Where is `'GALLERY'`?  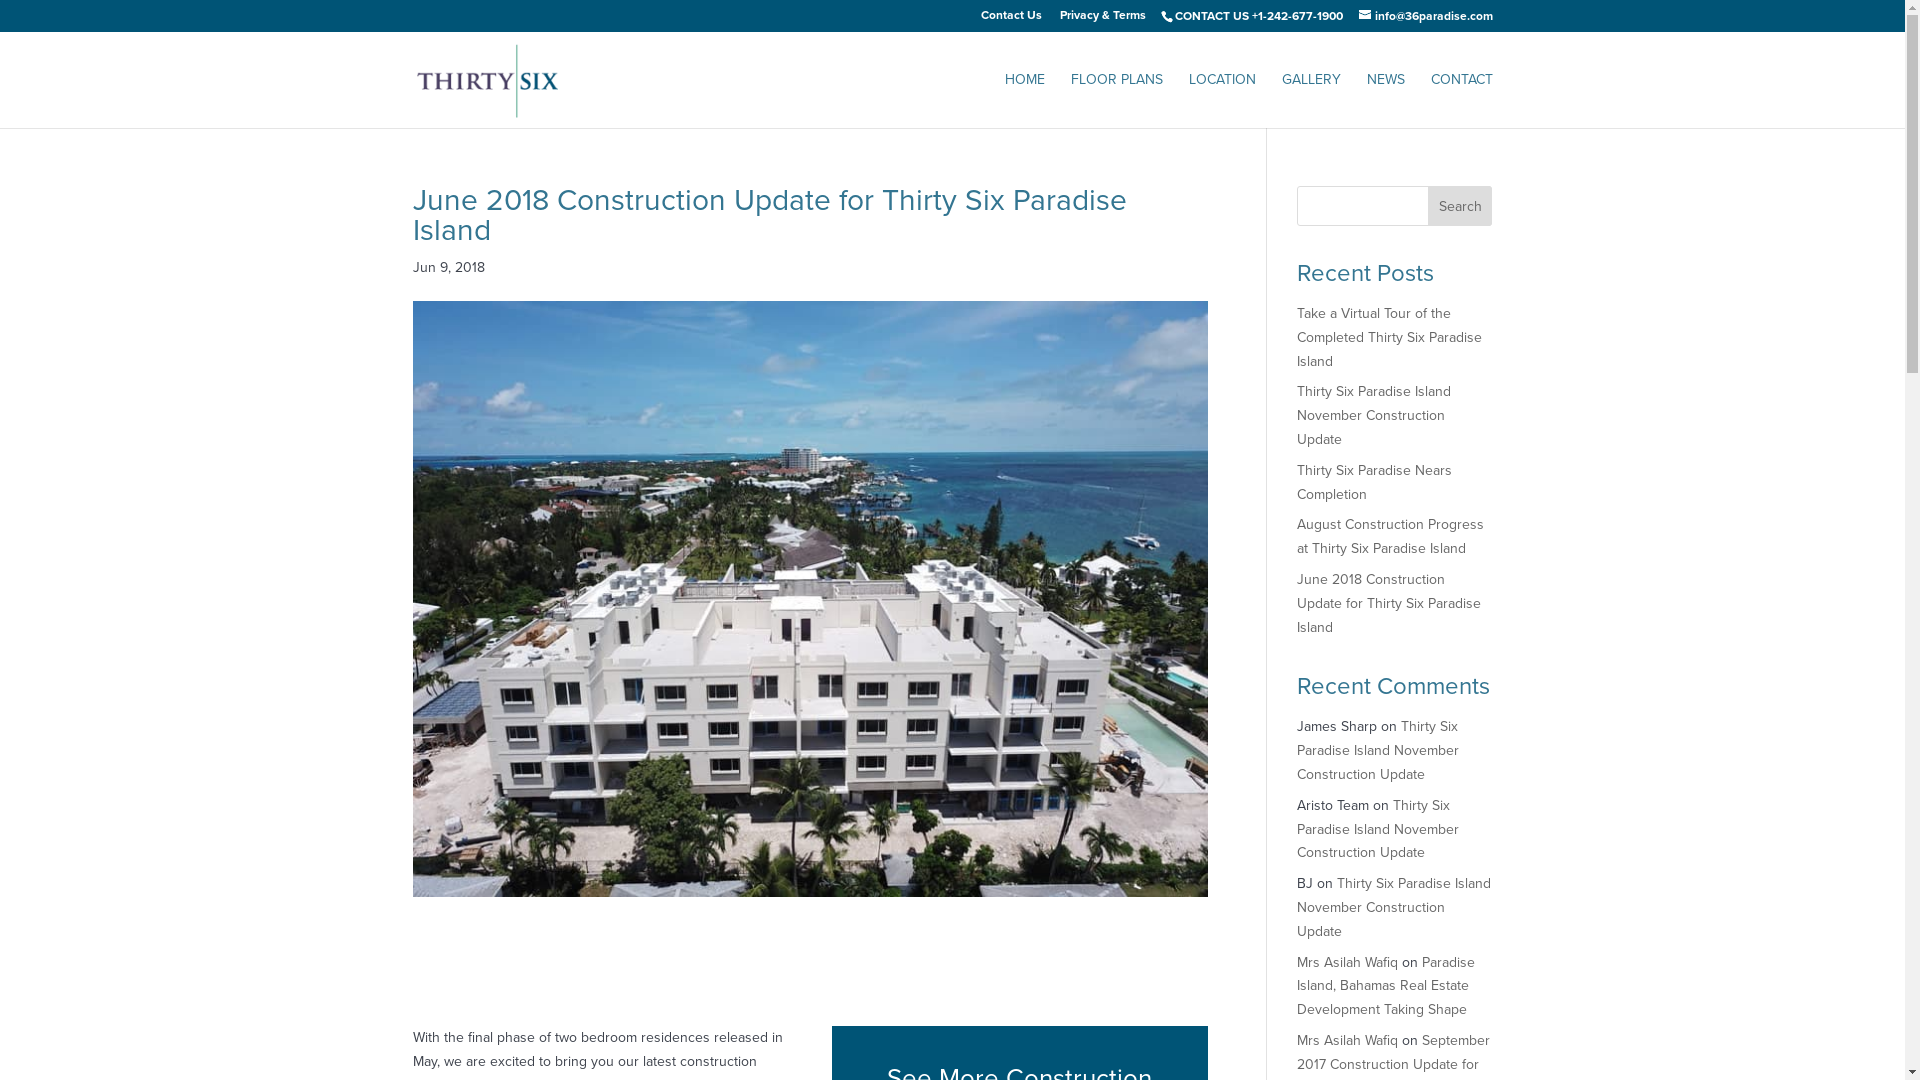 'GALLERY' is located at coordinates (1311, 100).